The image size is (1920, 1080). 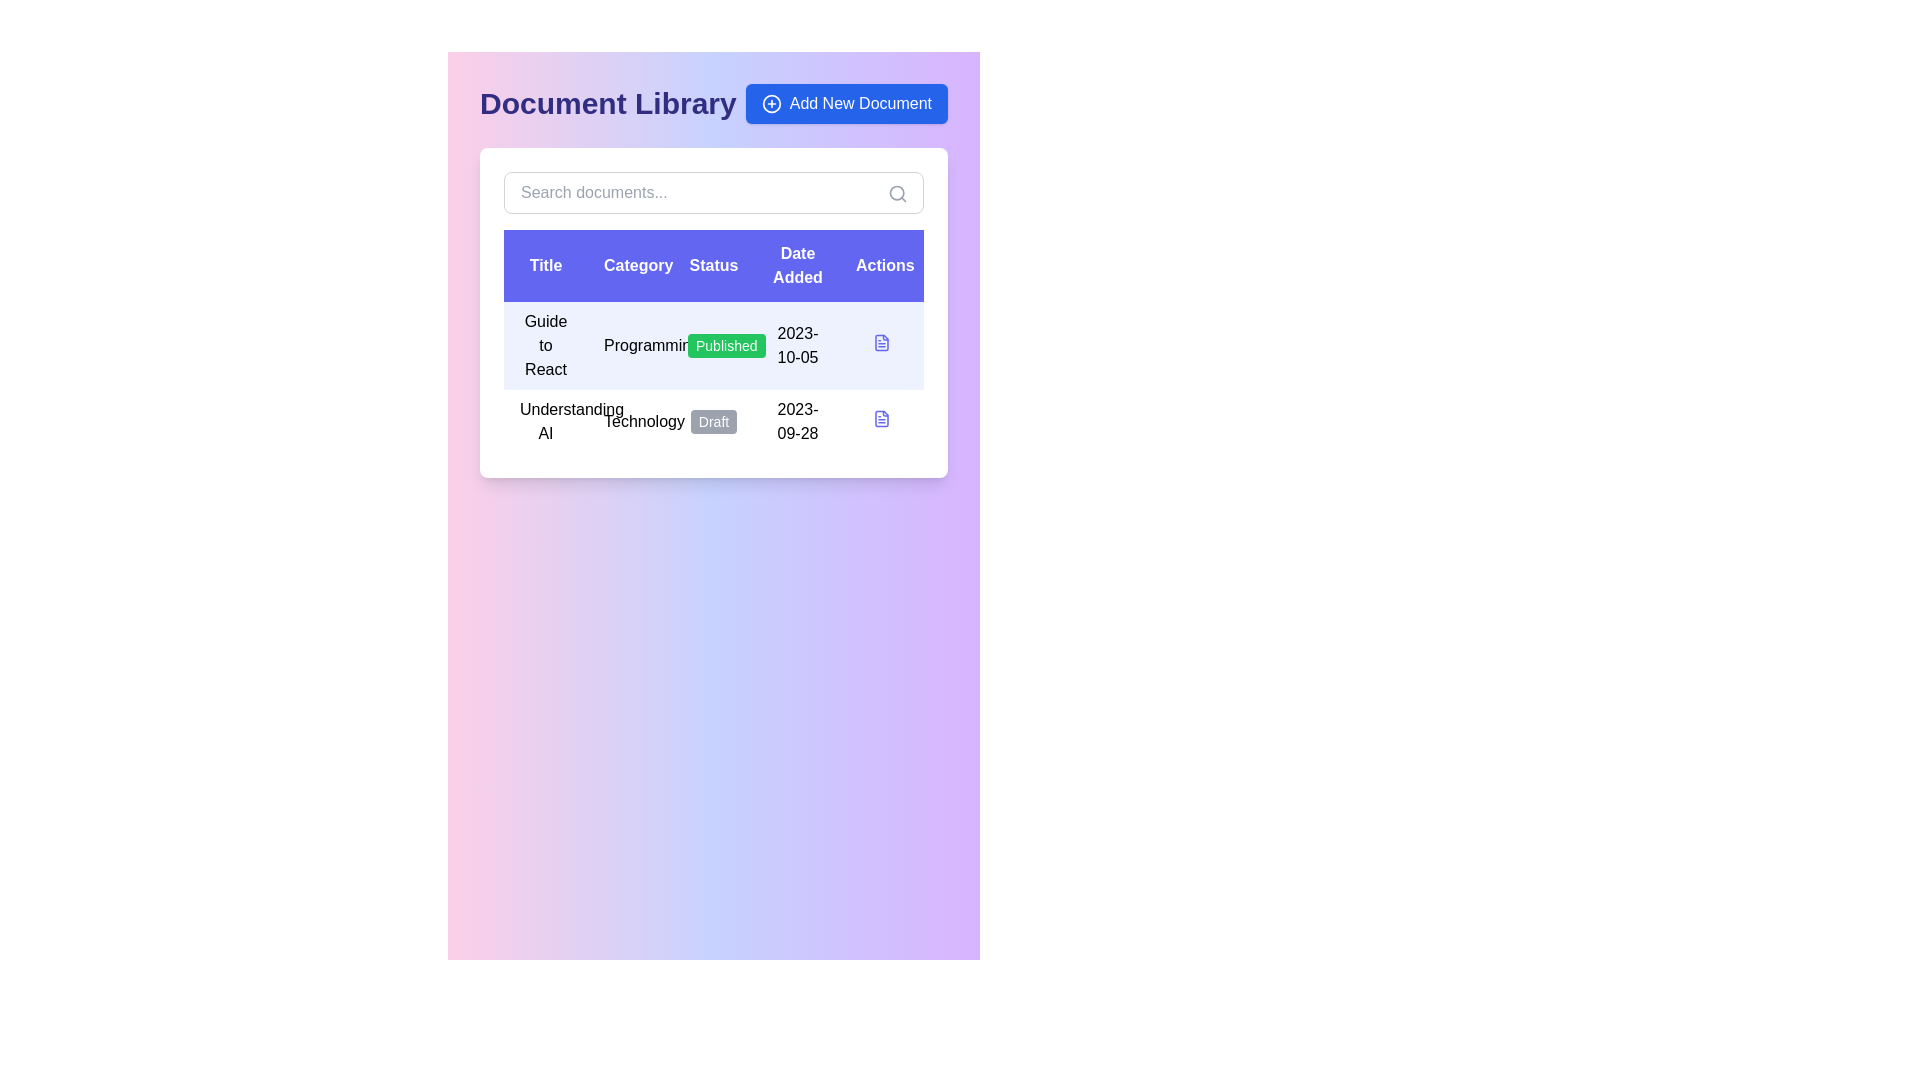 I want to click on the first column header labeled 'Titles' in the table header row, so click(x=546, y=265).